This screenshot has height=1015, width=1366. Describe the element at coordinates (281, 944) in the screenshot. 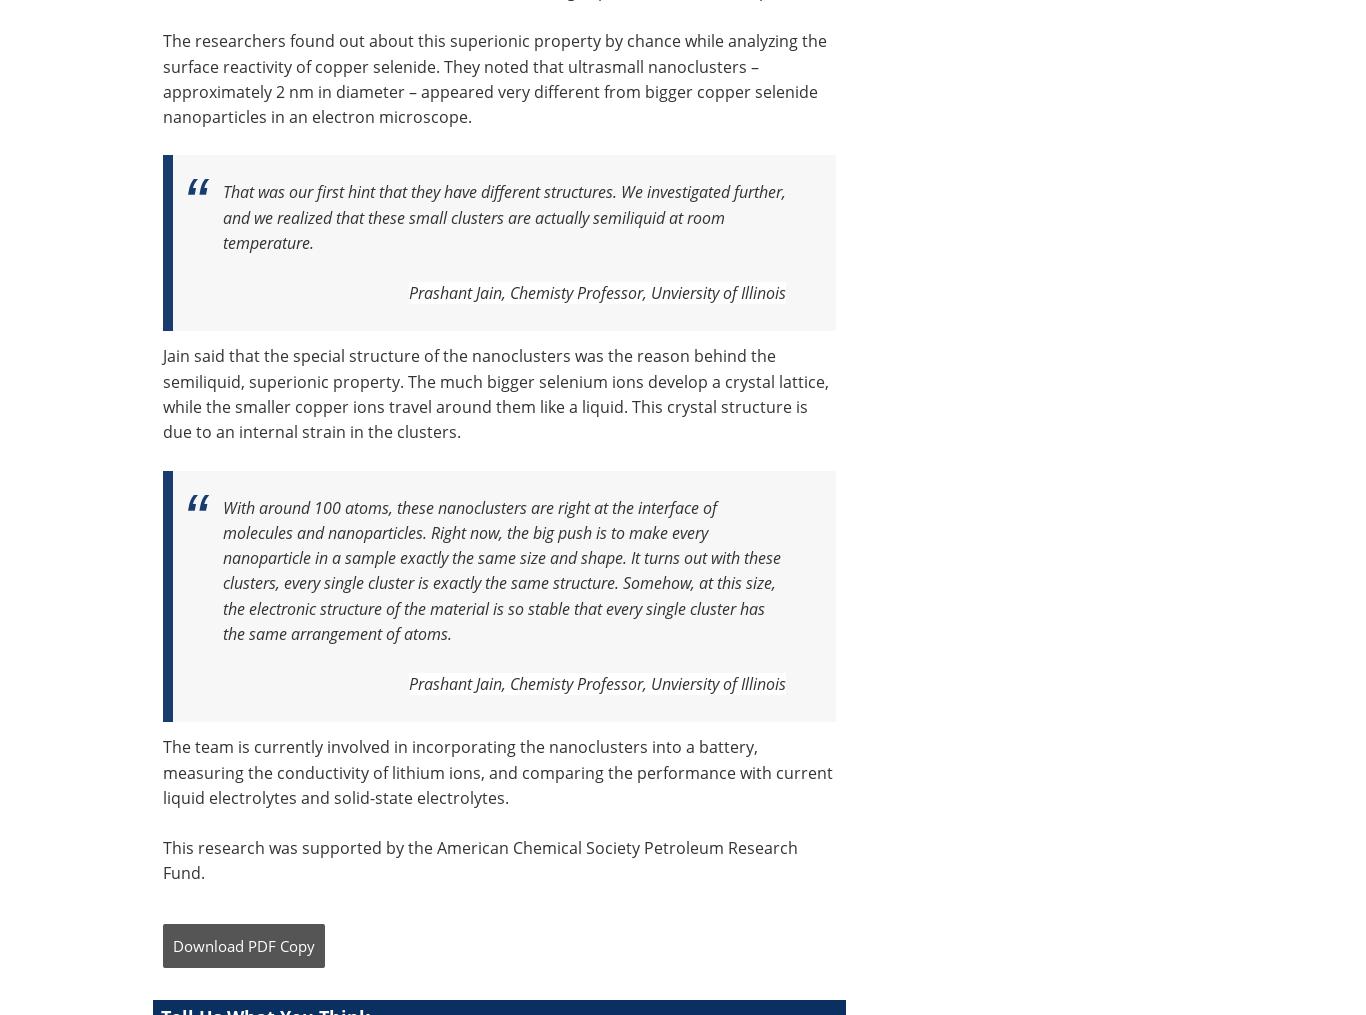

I see `'PDF Copy'` at that location.